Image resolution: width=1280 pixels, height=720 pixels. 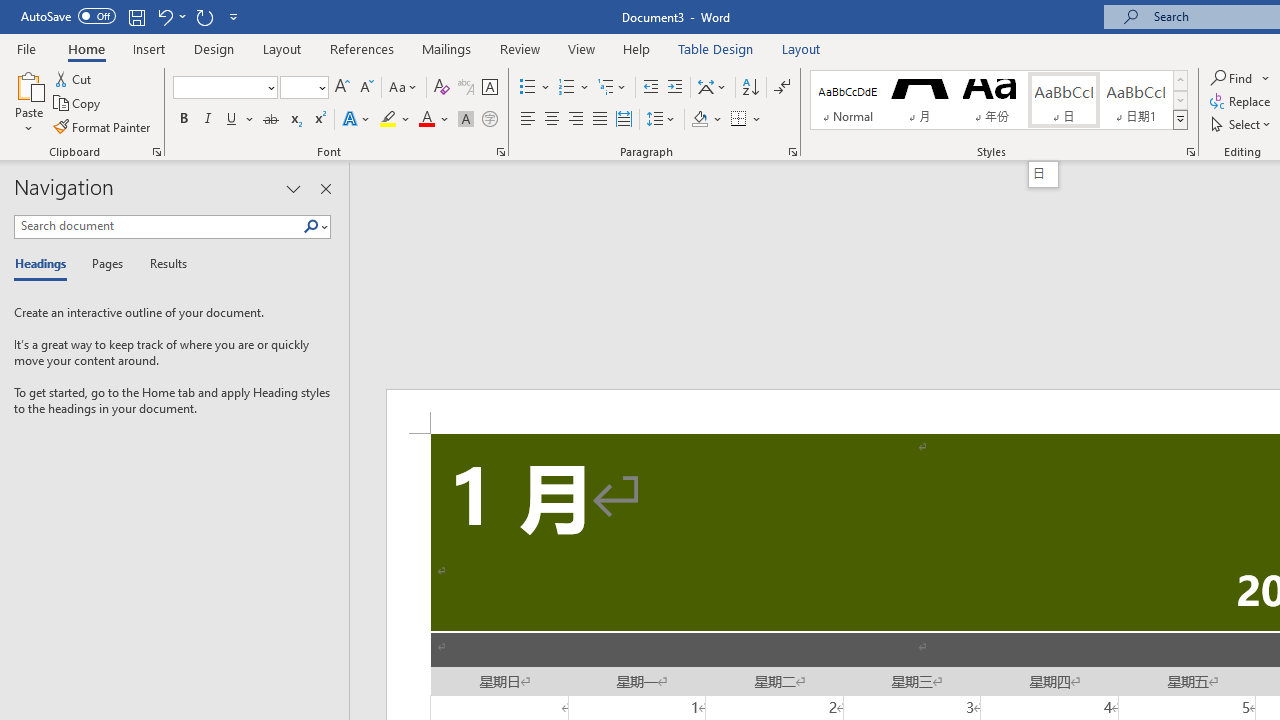 I want to click on 'Clear Formatting', so click(x=441, y=86).